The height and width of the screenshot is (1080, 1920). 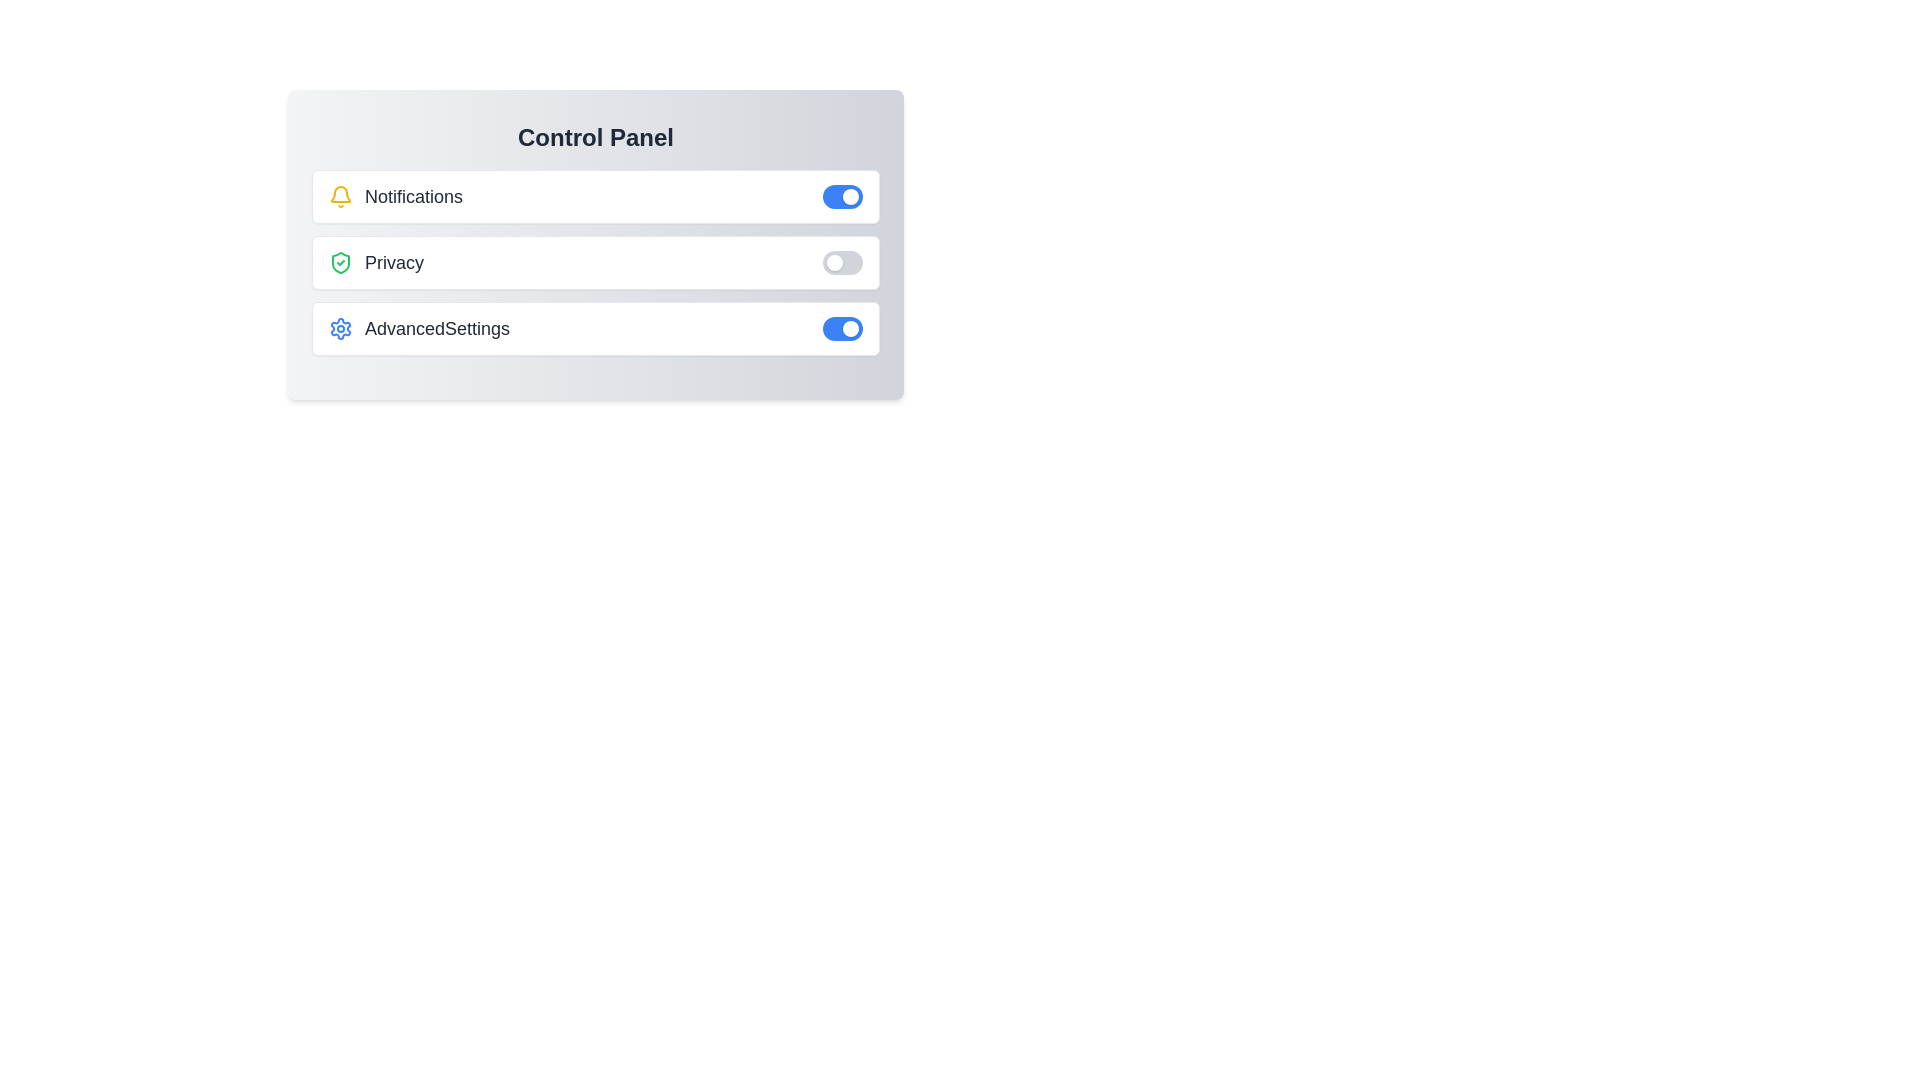 I want to click on the text label of the feature AdvancedSettings, so click(x=417, y=327).